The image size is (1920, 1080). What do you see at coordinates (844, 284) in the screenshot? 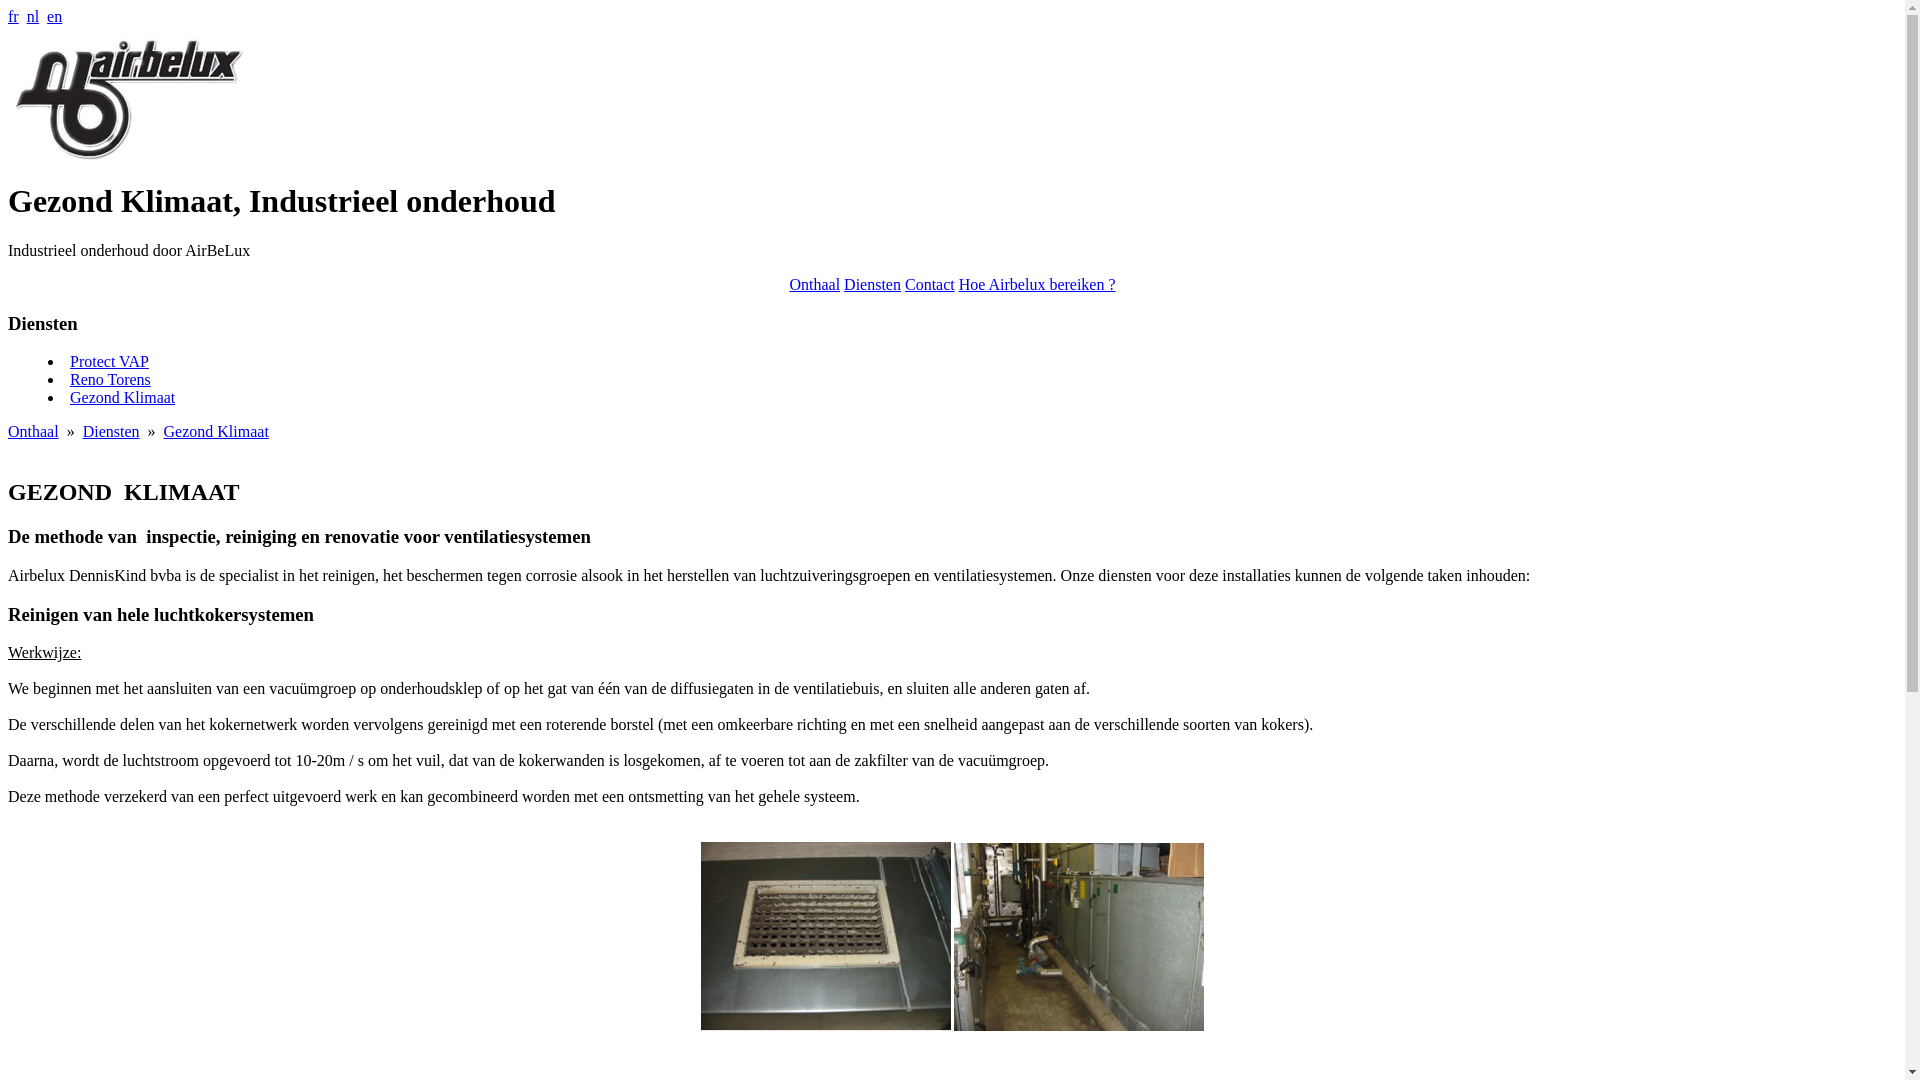
I see `'Diensten'` at bounding box center [844, 284].